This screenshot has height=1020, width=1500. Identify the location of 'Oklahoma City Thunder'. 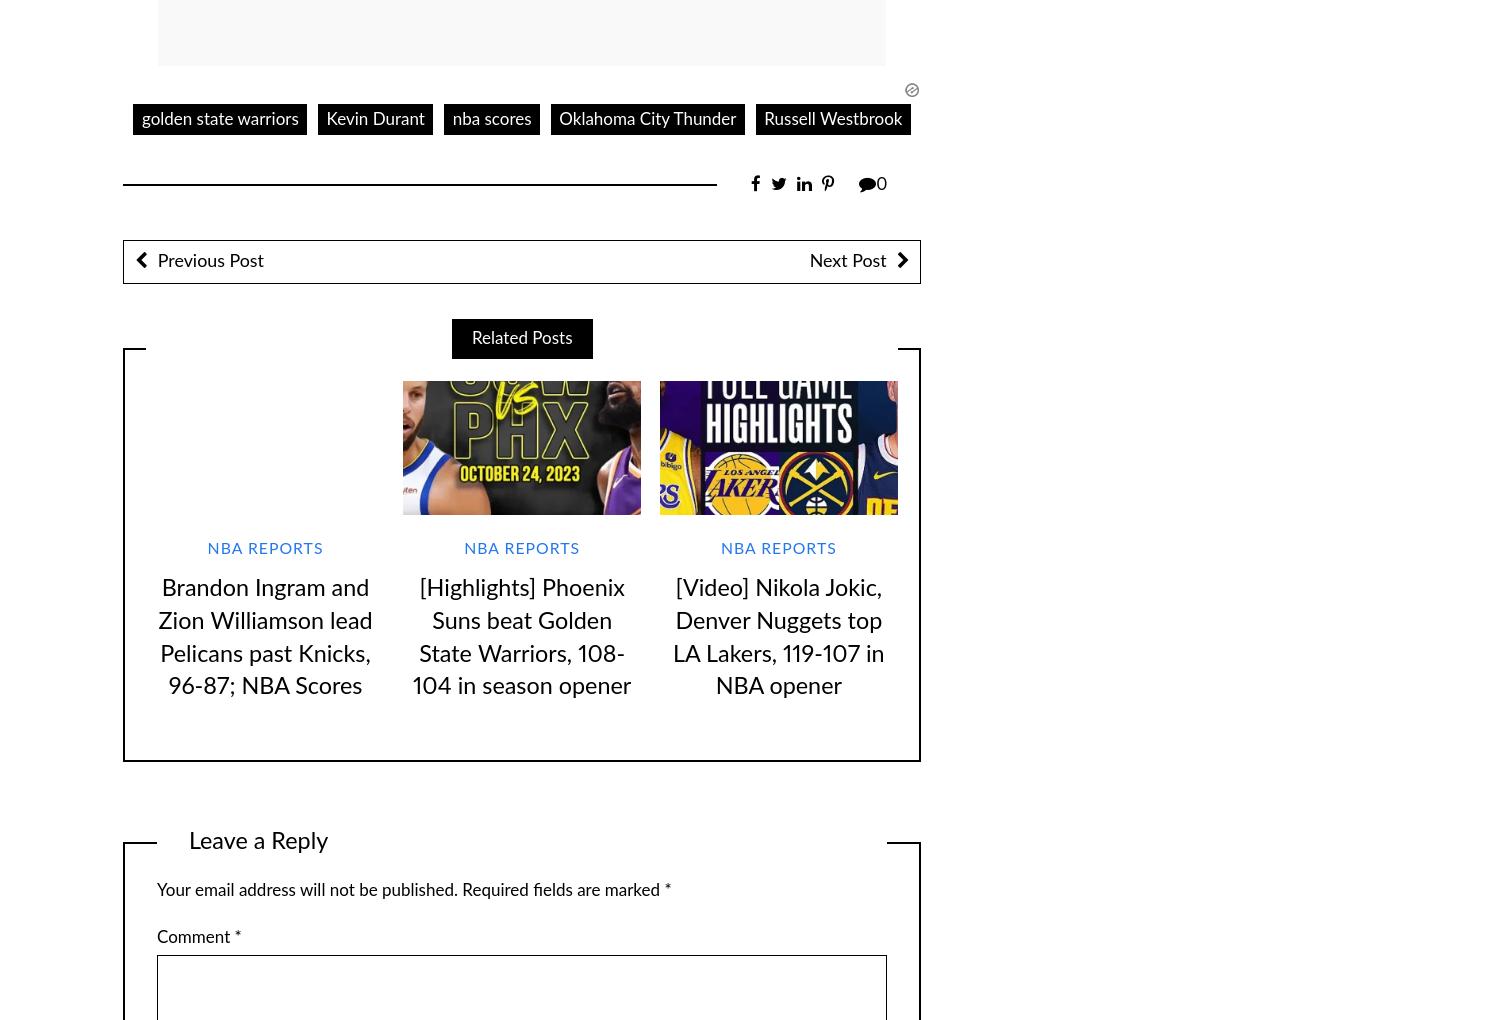
(647, 117).